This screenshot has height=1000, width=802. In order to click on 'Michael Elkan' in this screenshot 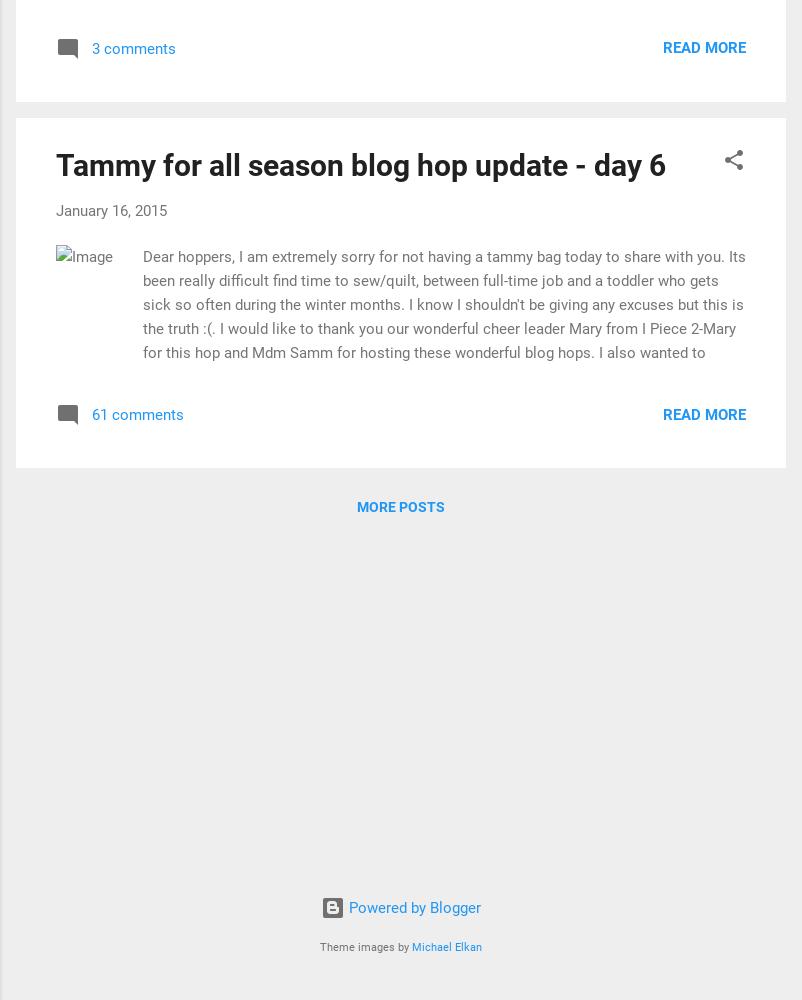, I will do `click(411, 946)`.